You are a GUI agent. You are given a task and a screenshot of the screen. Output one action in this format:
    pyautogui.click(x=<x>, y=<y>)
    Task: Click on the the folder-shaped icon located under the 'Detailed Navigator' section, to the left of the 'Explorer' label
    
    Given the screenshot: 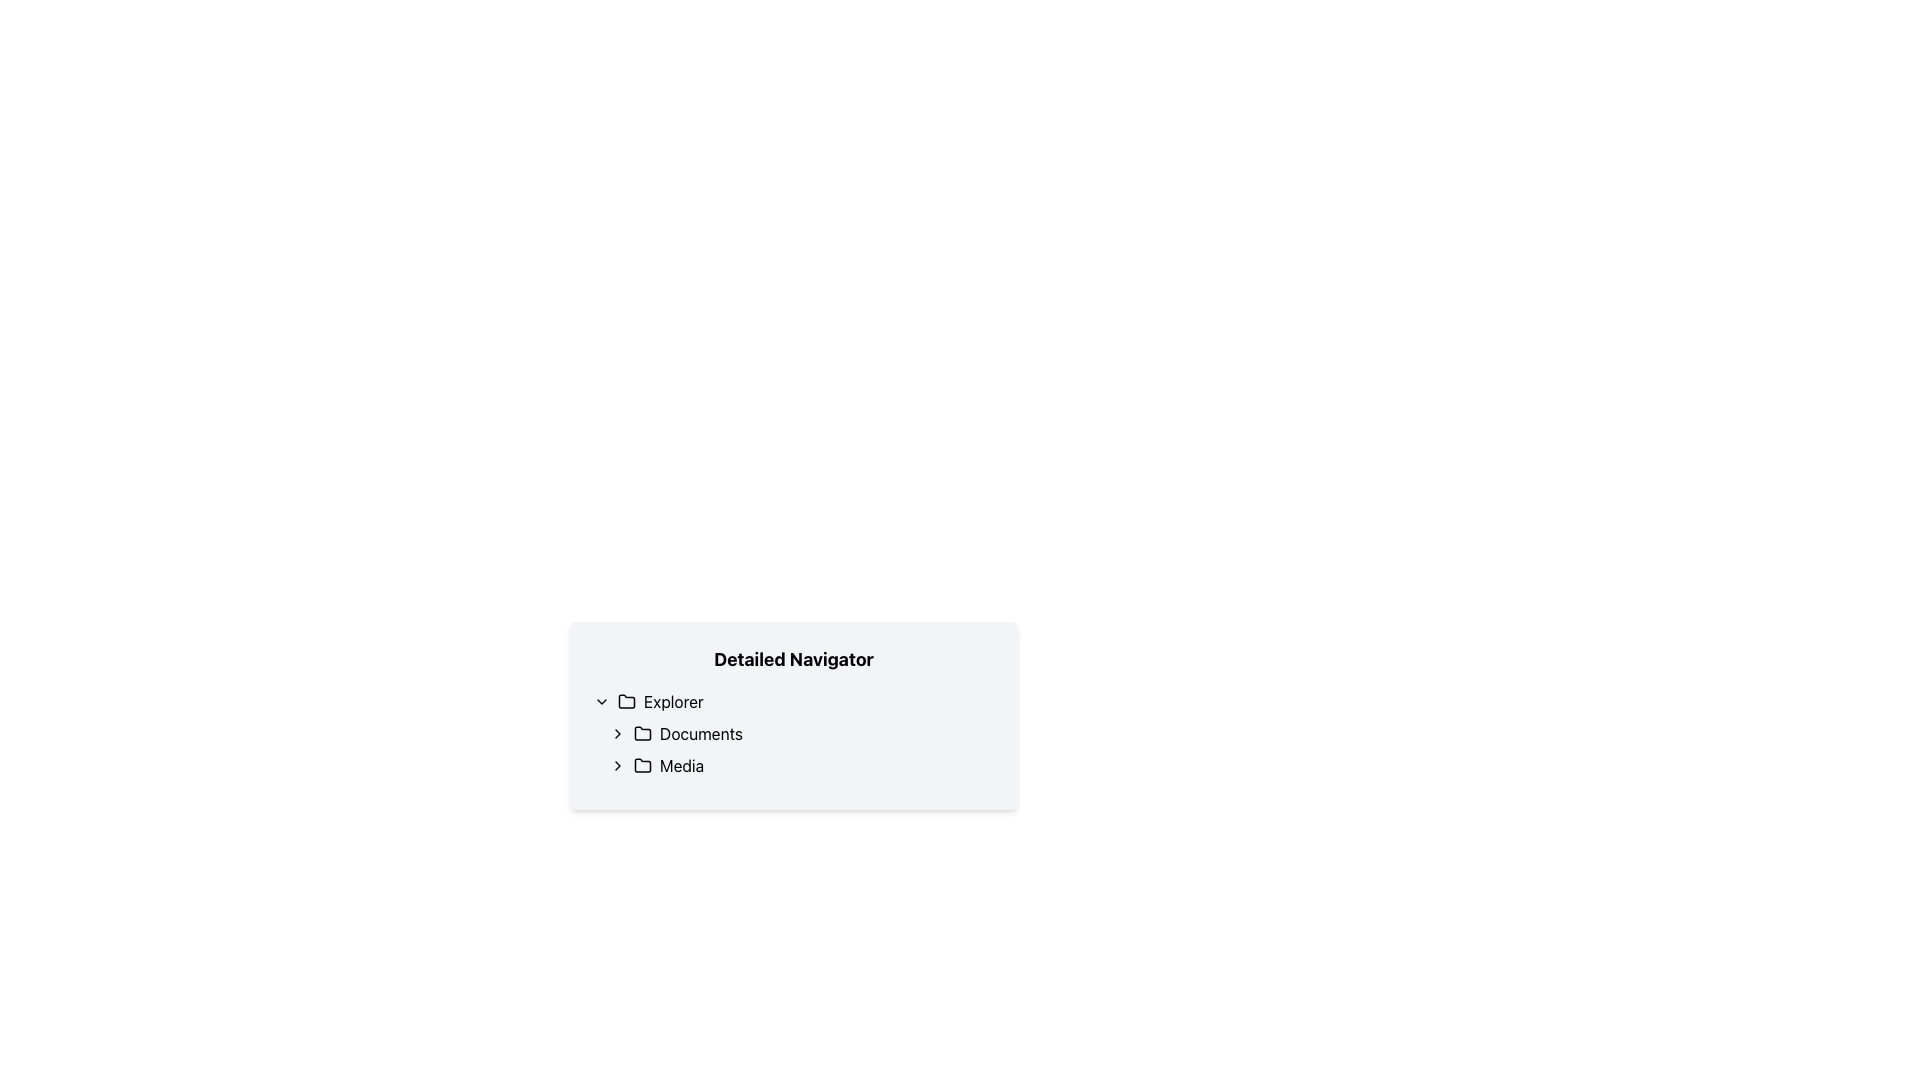 What is the action you would take?
    pyautogui.click(x=626, y=700)
    